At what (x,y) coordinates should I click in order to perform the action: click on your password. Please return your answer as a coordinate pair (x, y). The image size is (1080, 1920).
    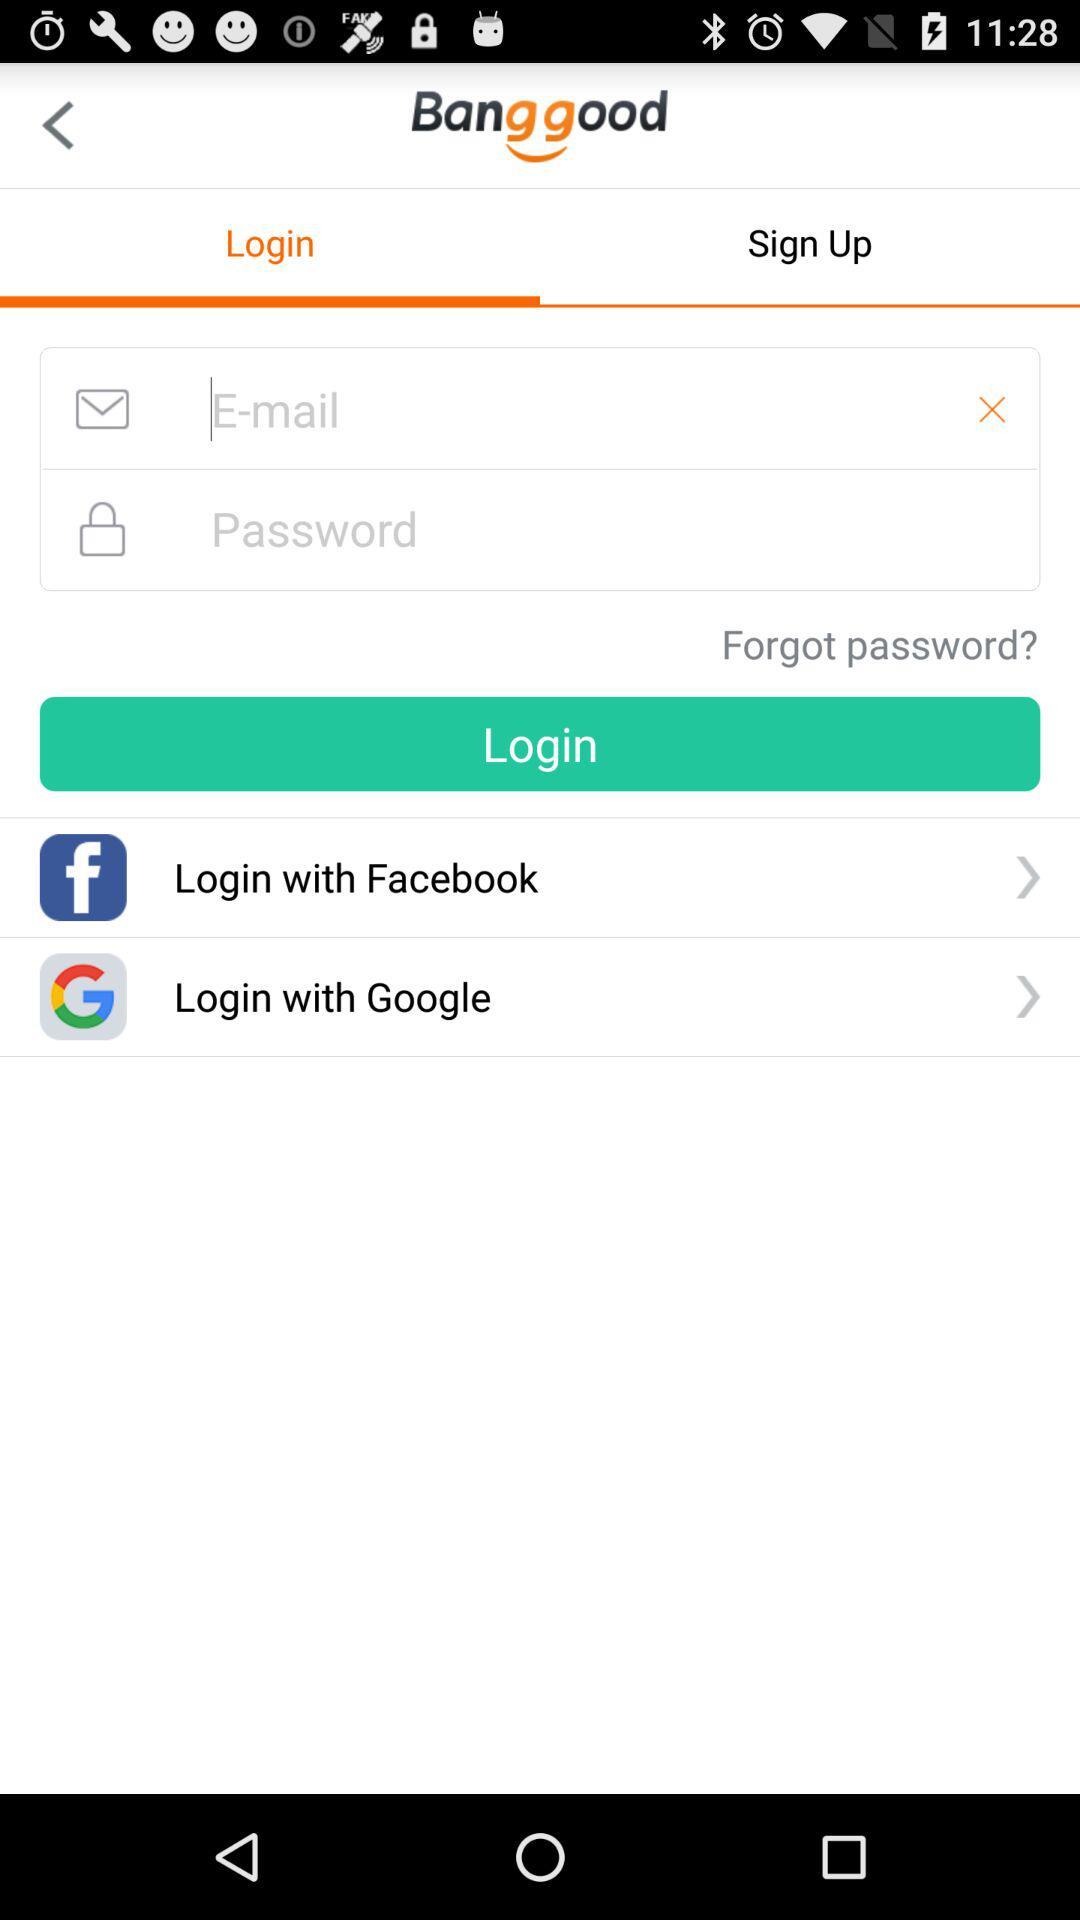
    Looking at the image, I should click on (540, 528).